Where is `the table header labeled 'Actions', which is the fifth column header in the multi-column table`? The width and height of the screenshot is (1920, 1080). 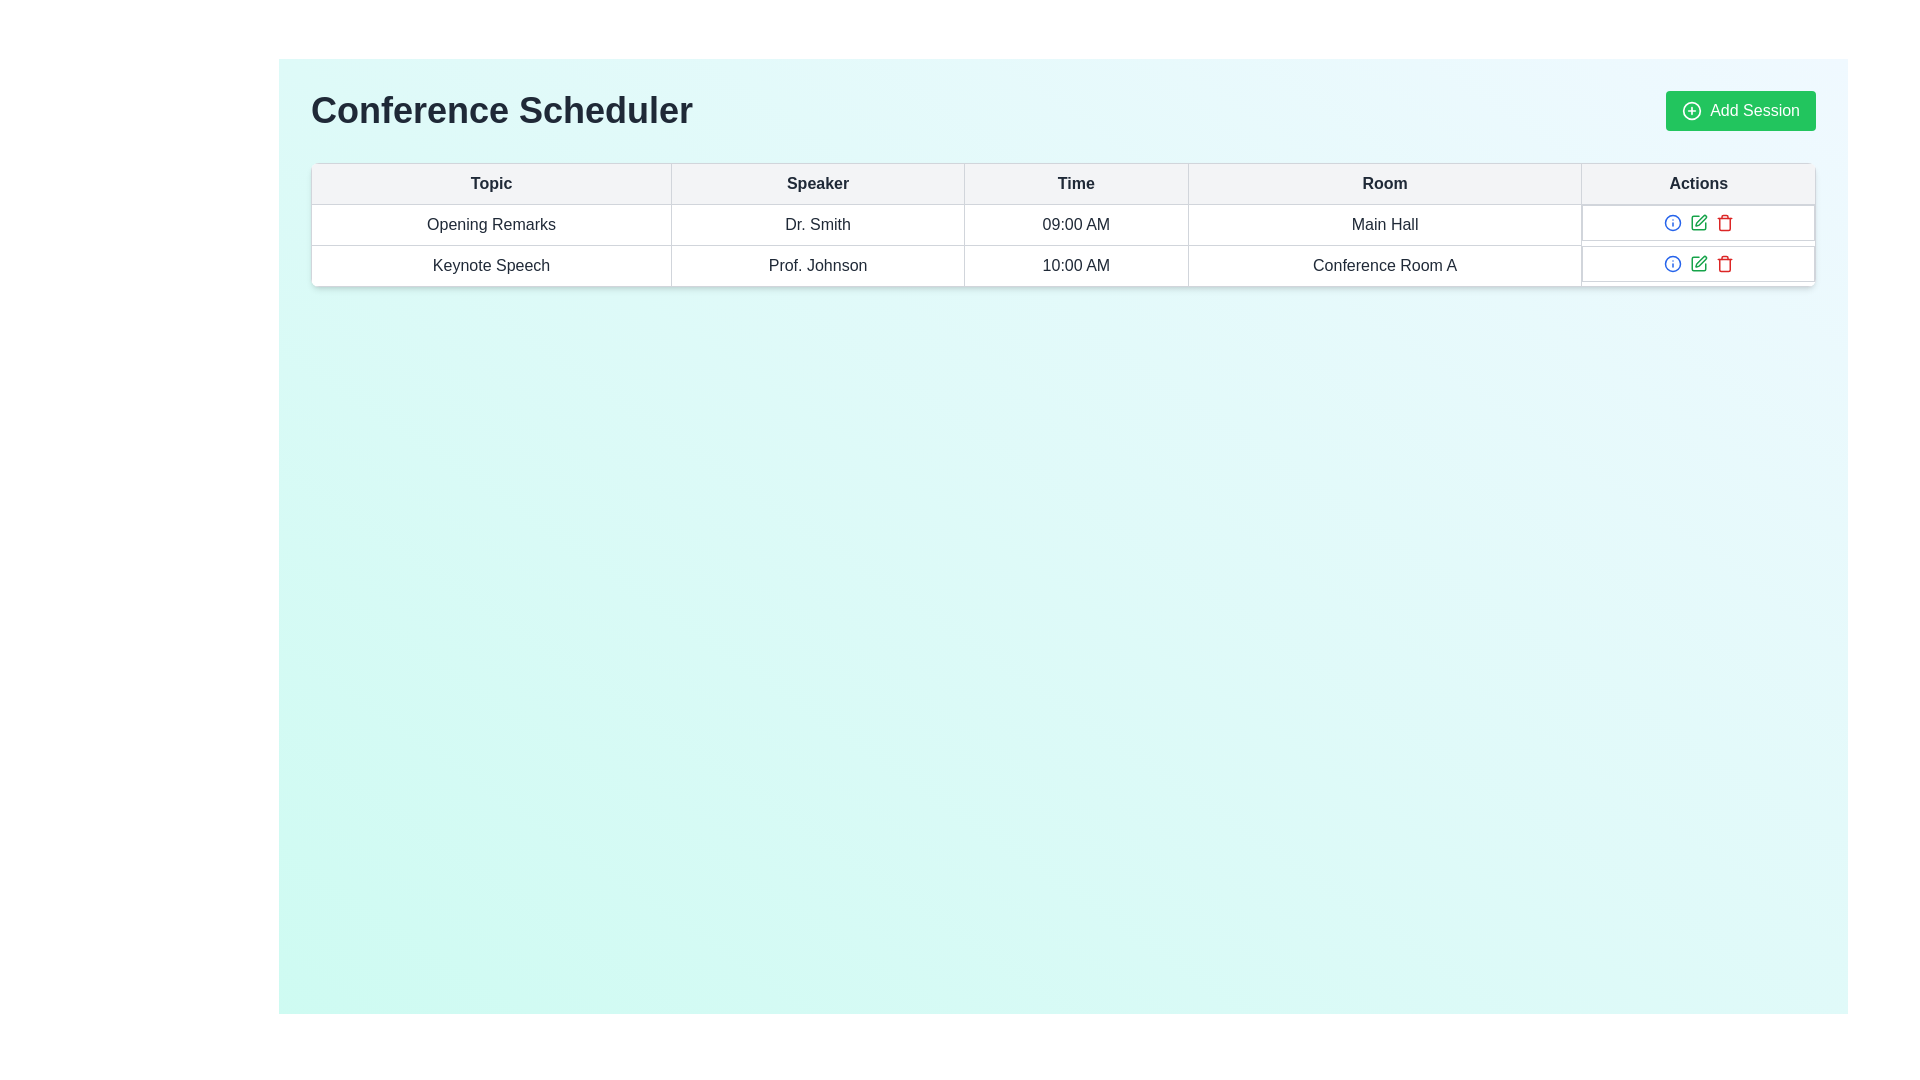 the table header labeled 'Actions', which is the fifth column header in the multi-column table is located at coordinates (1697, 184).